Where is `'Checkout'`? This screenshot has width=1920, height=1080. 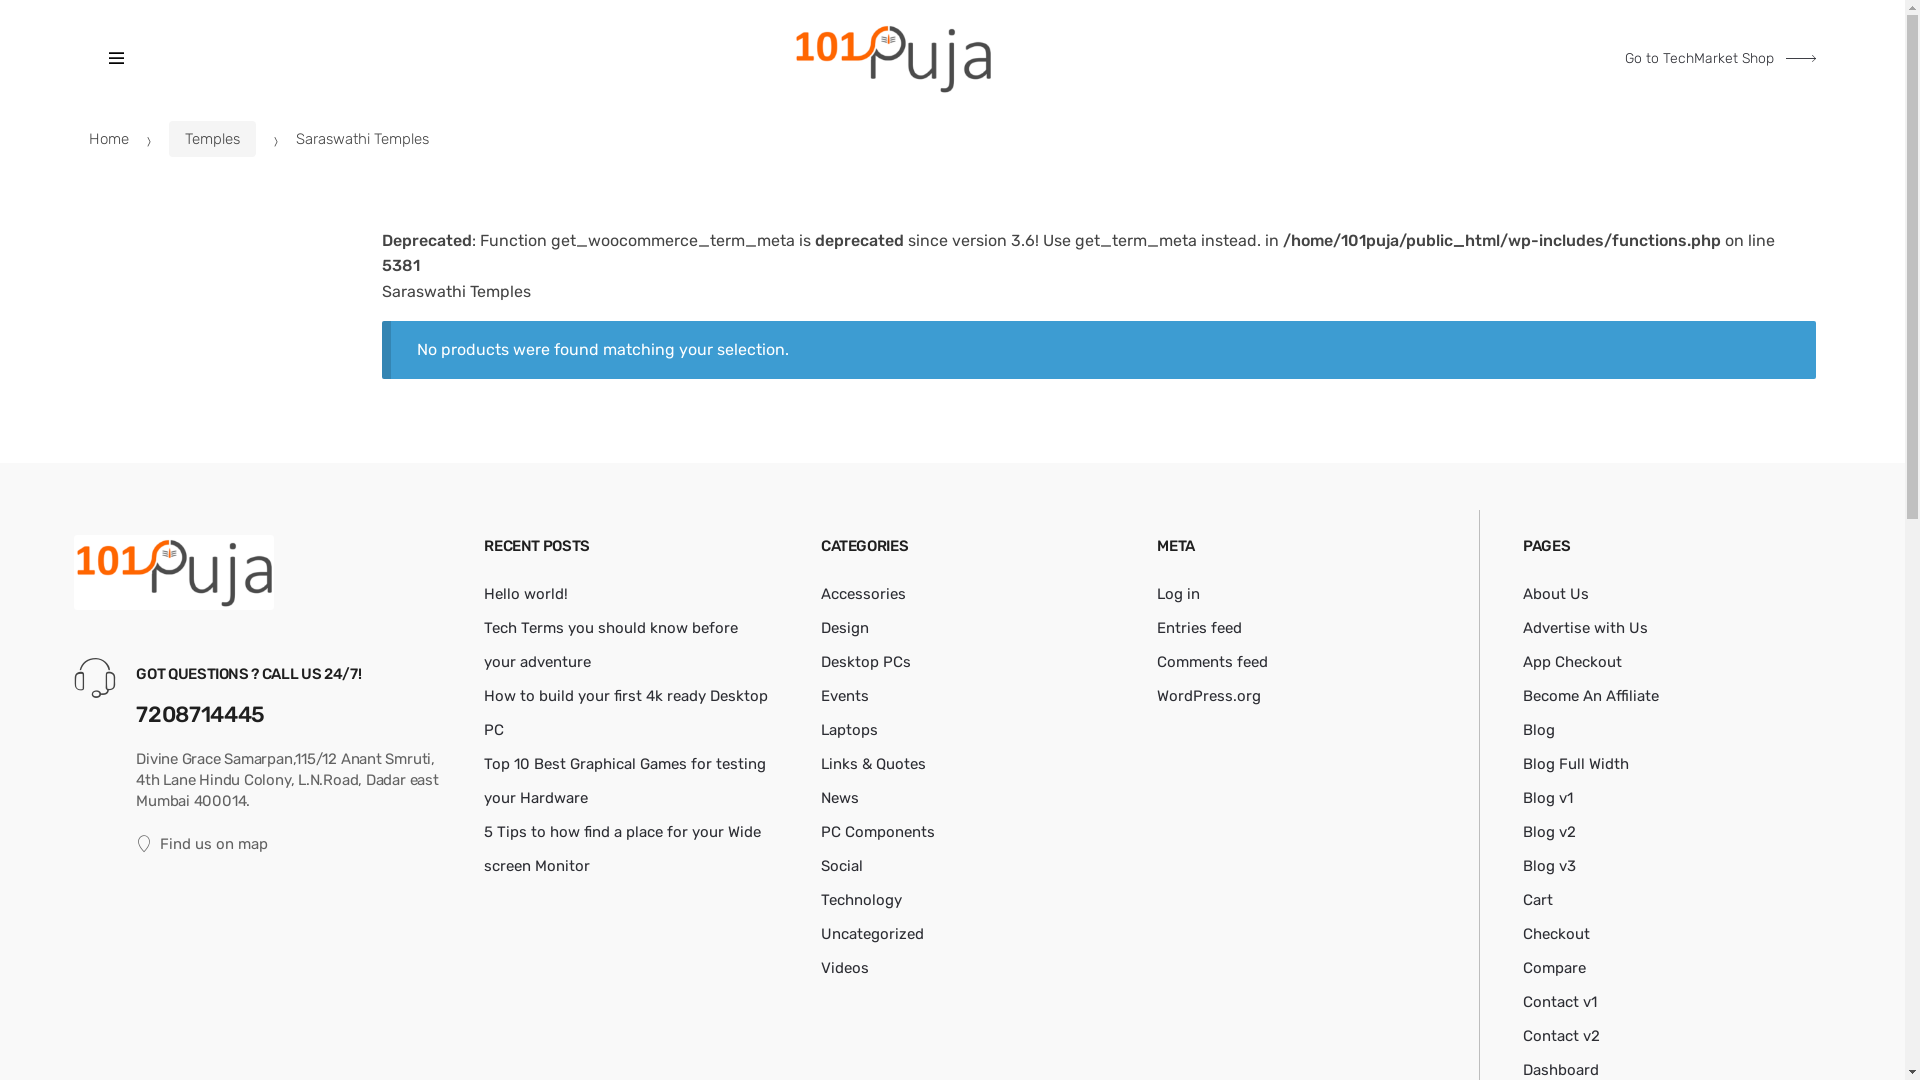
'Checkout' is located at coordinates (1555, 933).